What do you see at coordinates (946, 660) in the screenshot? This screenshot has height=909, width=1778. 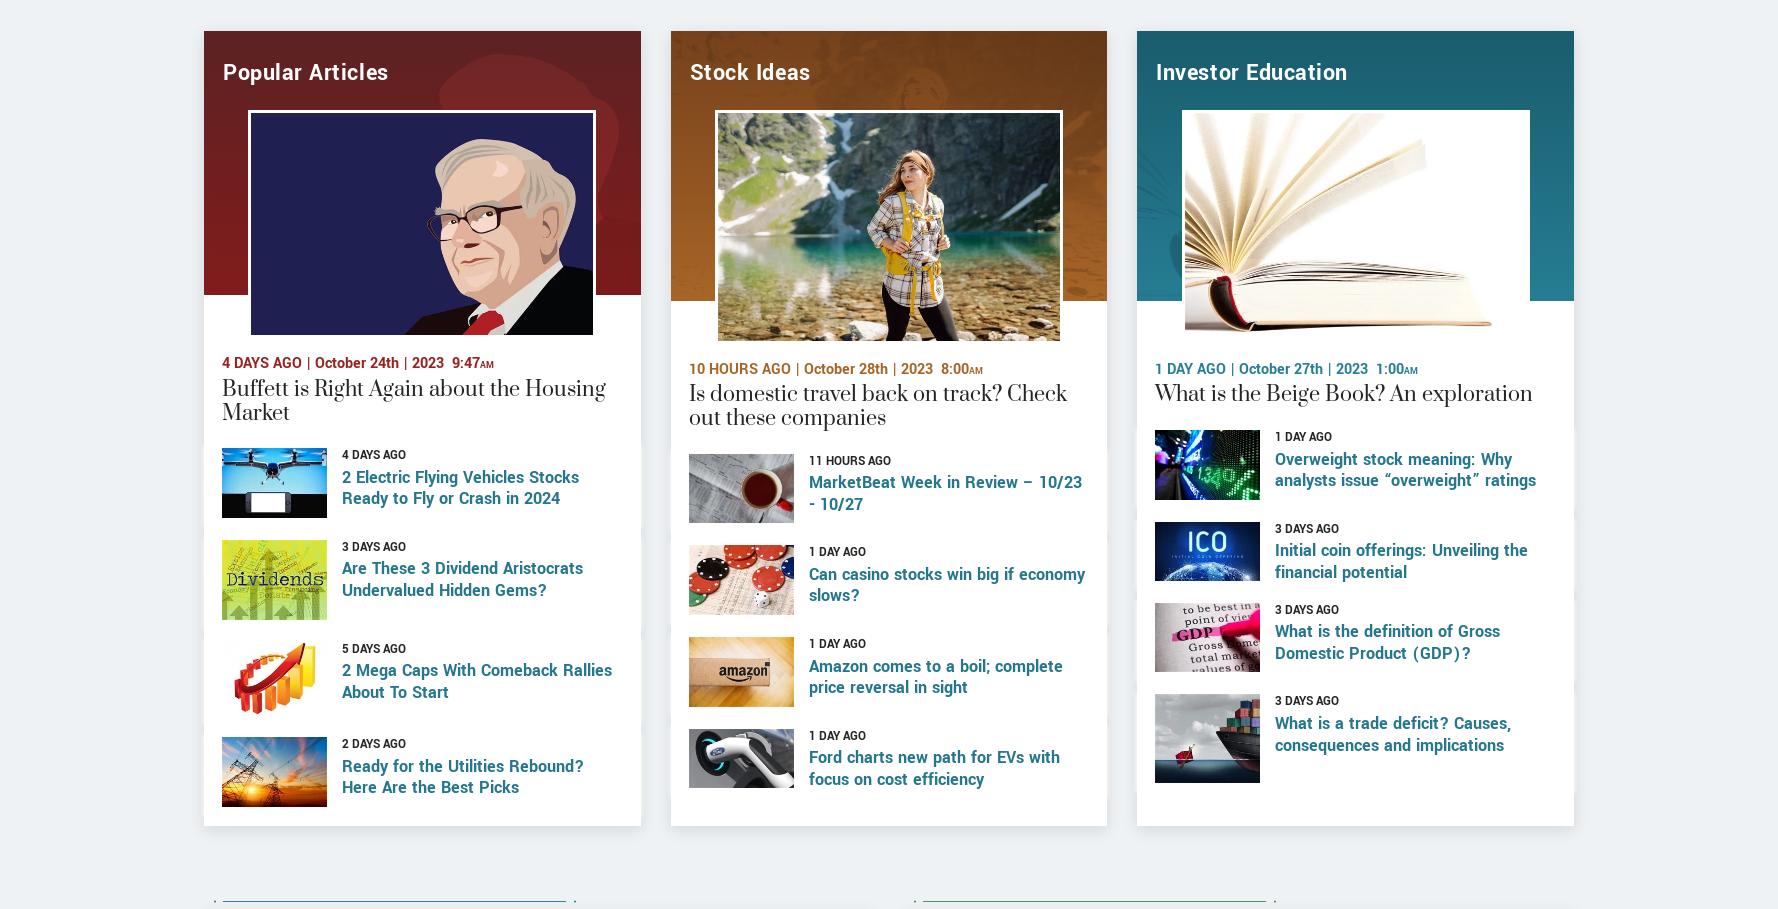 I see `'Can casino stocks win big if economy slows?'` at bounding box center [946, 660].